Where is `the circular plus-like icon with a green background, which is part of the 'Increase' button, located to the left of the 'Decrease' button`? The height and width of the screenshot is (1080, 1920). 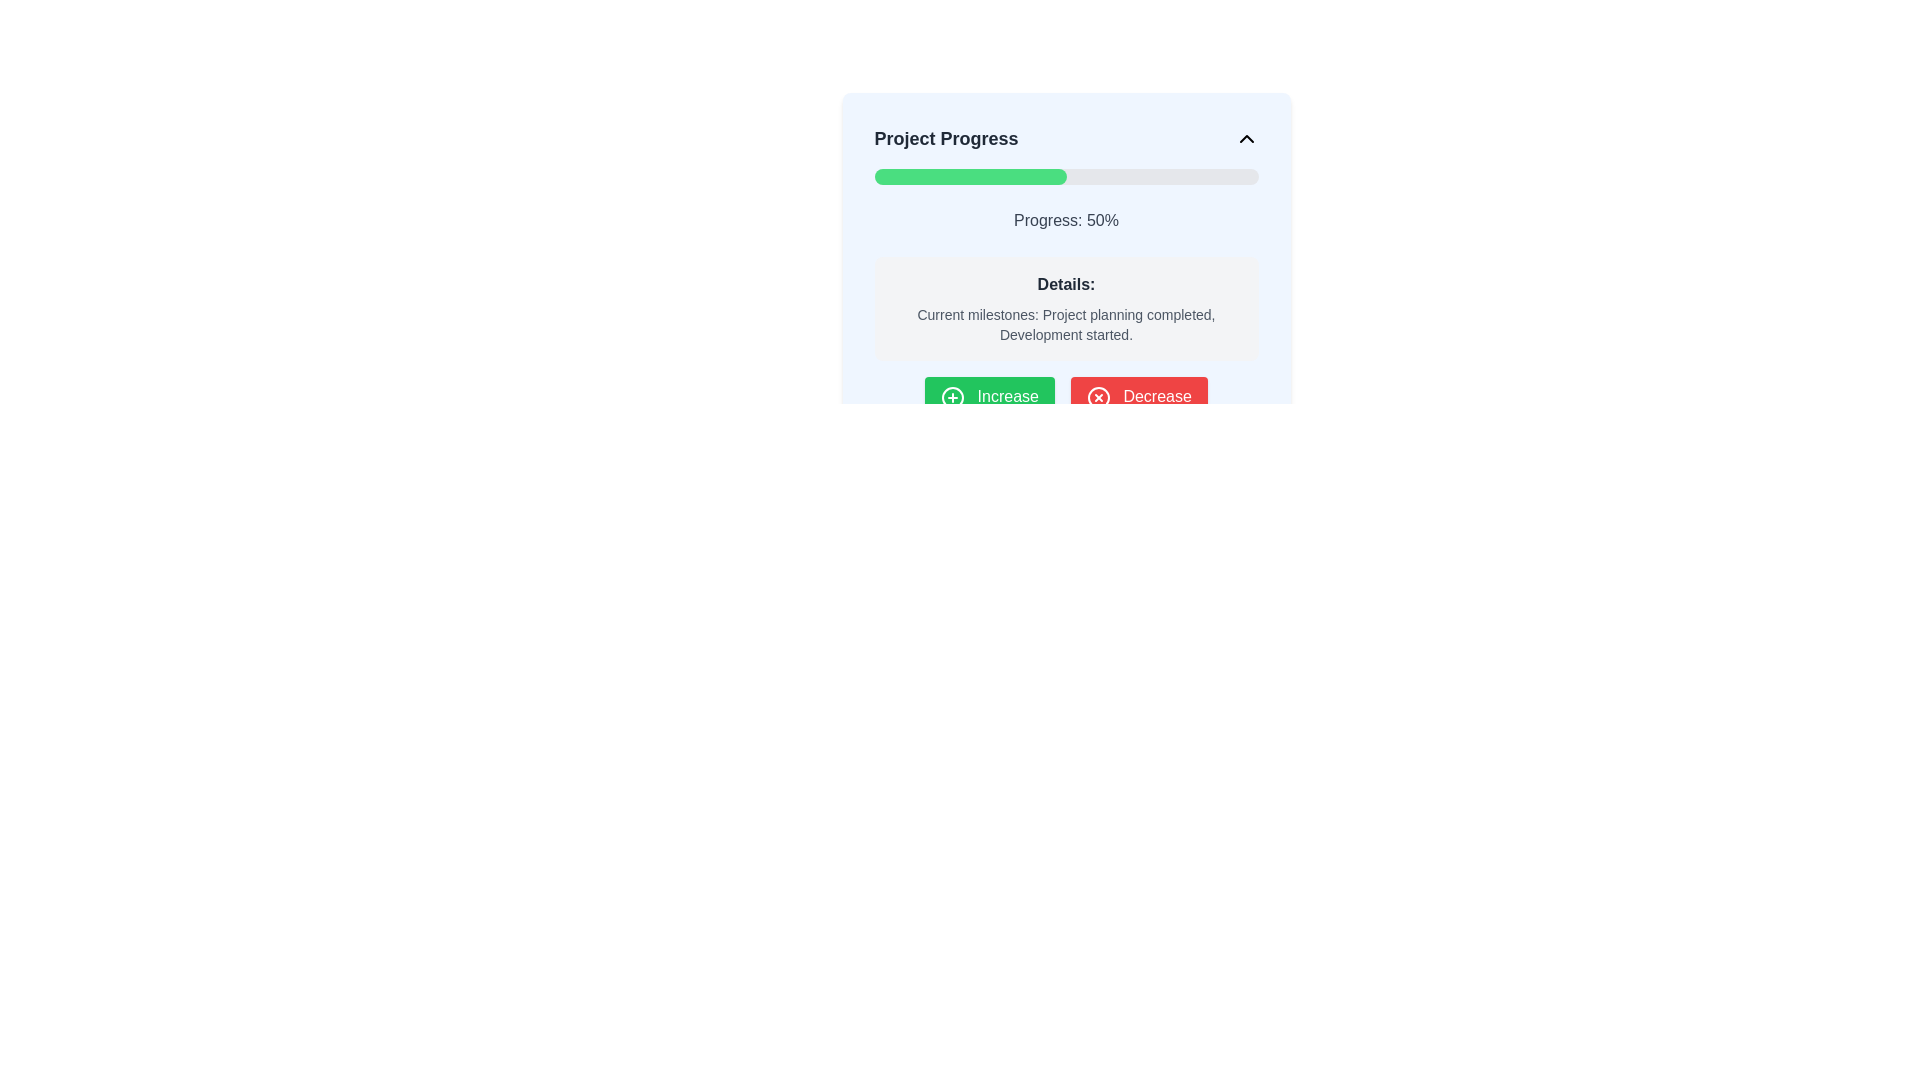 the circular plus-like icon with a green background, which is part of the 'Increase' button, located to the left of the 'Decrease' button is located at coordinates (952, 397).